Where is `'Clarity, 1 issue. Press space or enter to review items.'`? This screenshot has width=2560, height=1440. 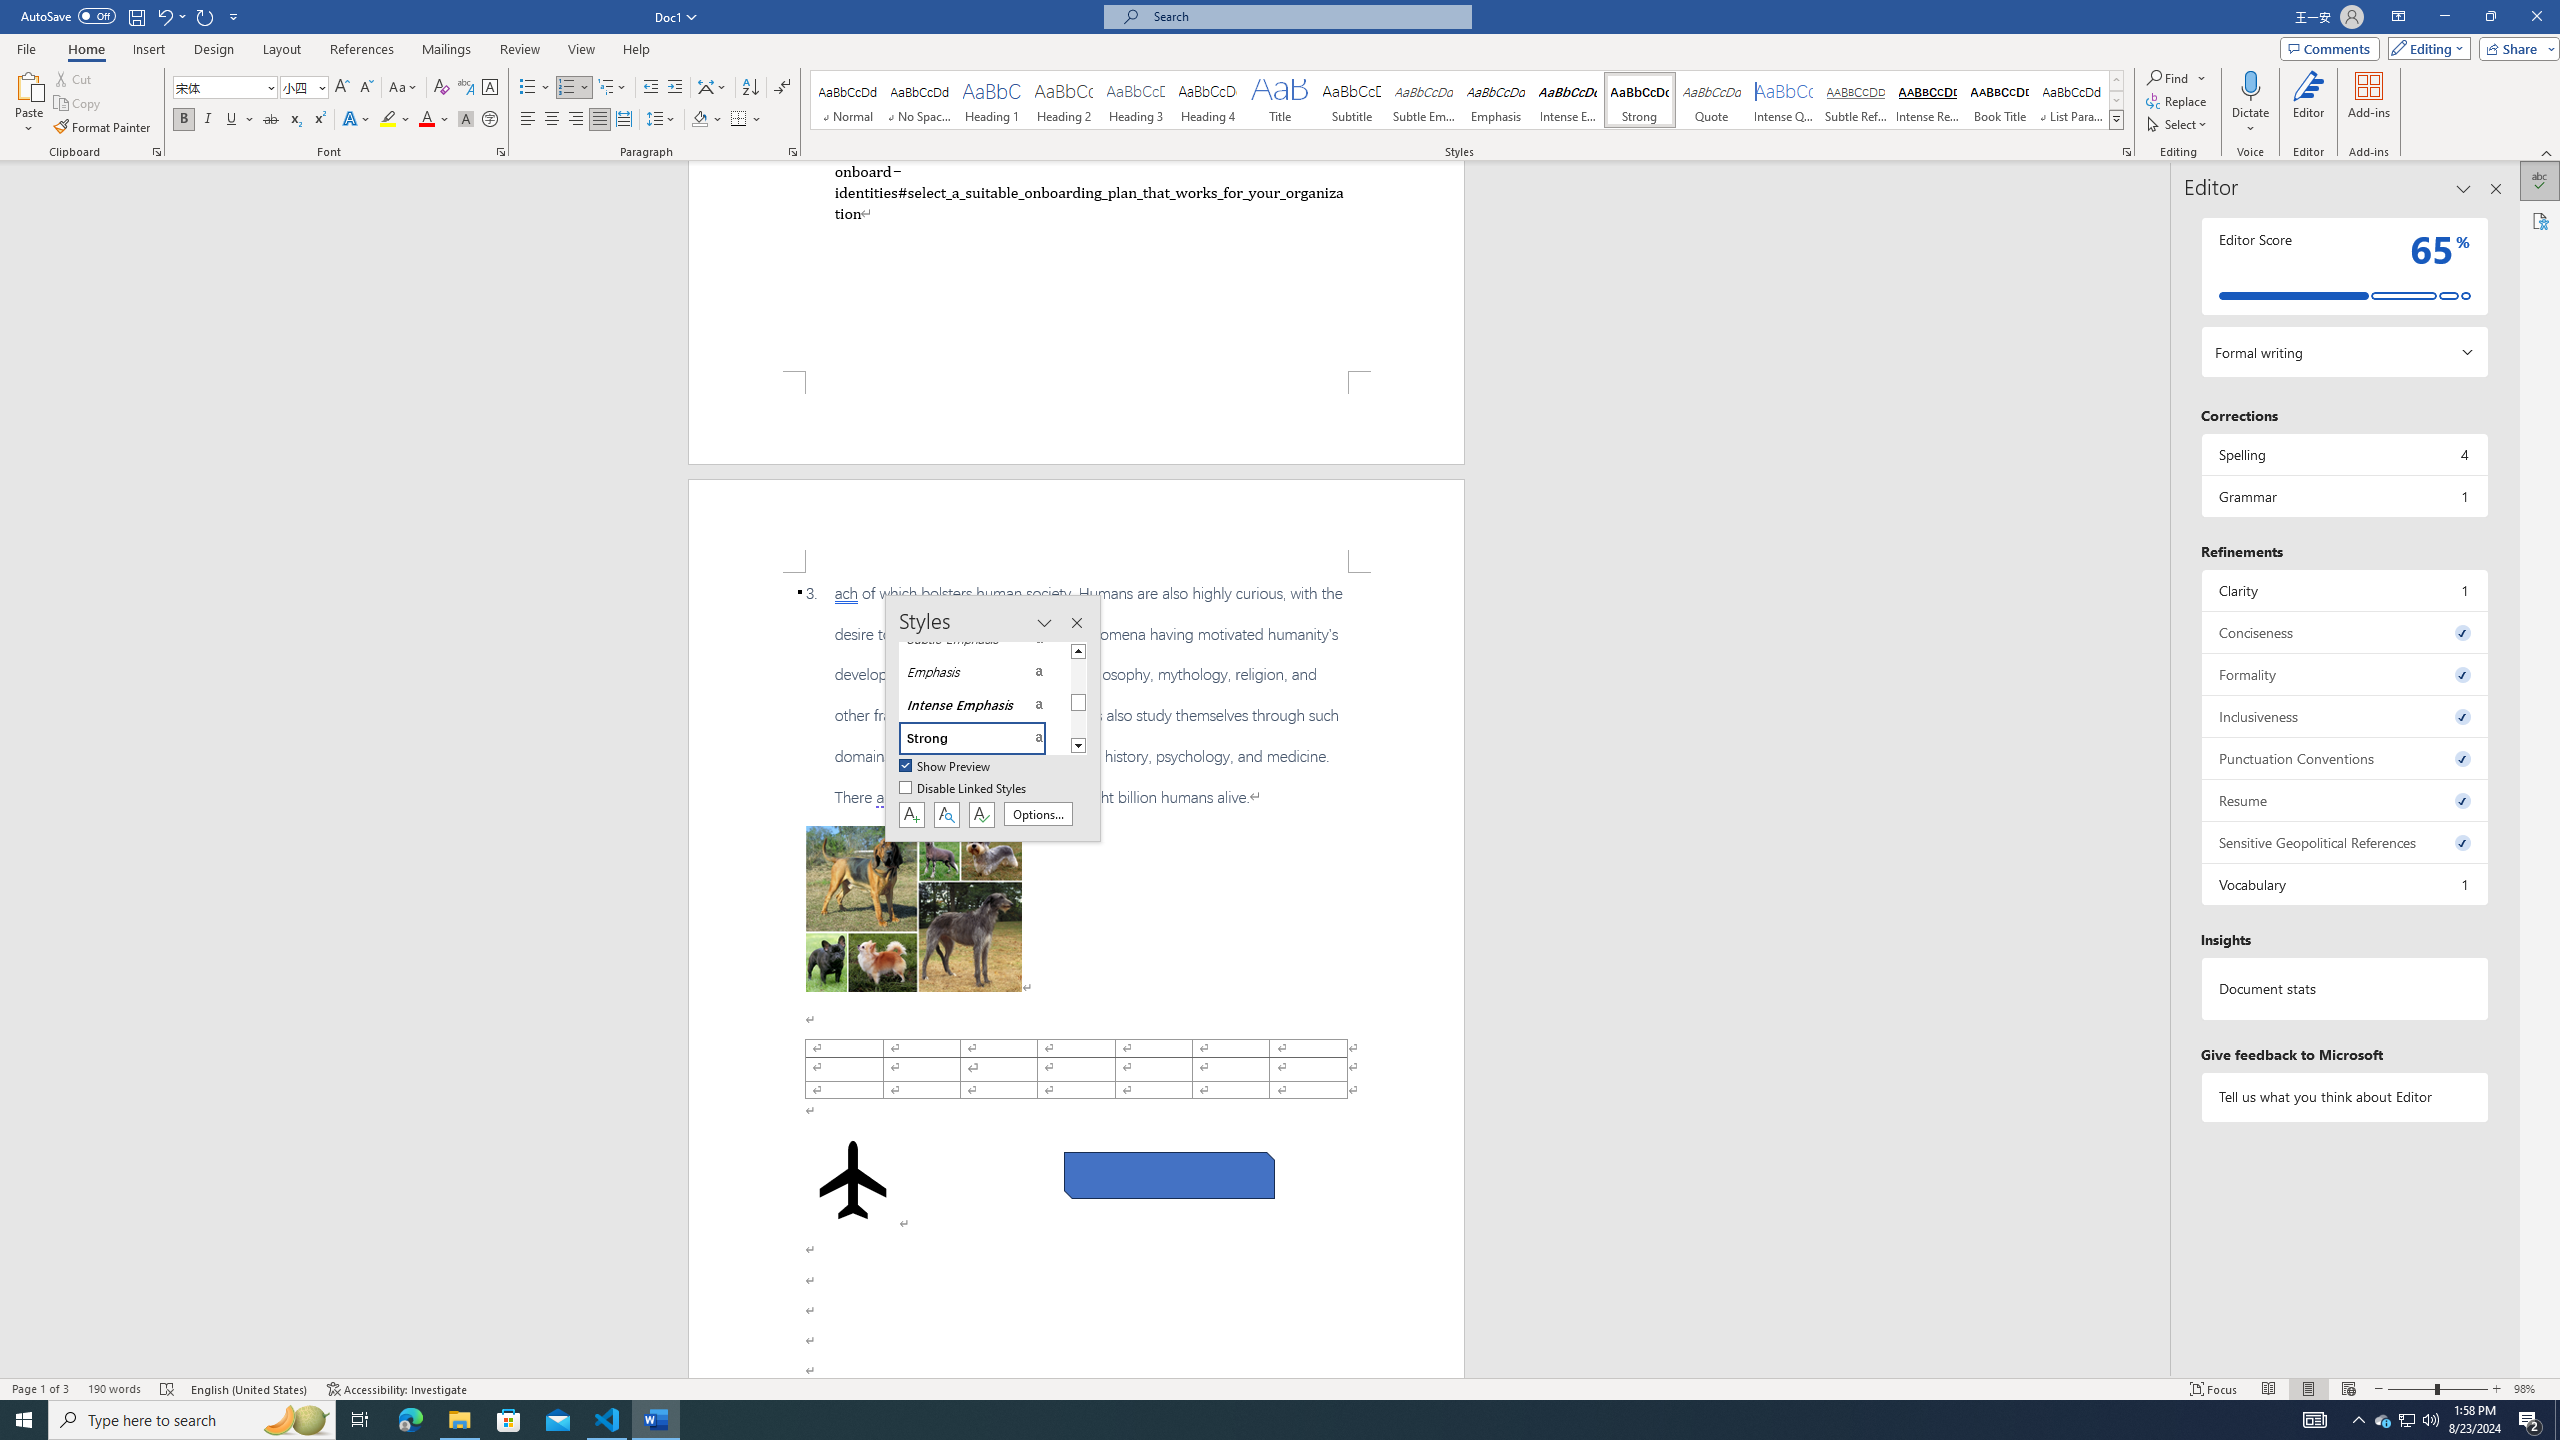 'Clarity, 1 issue. Press space or enter to review items.' is located at coordinates (2343, 589).